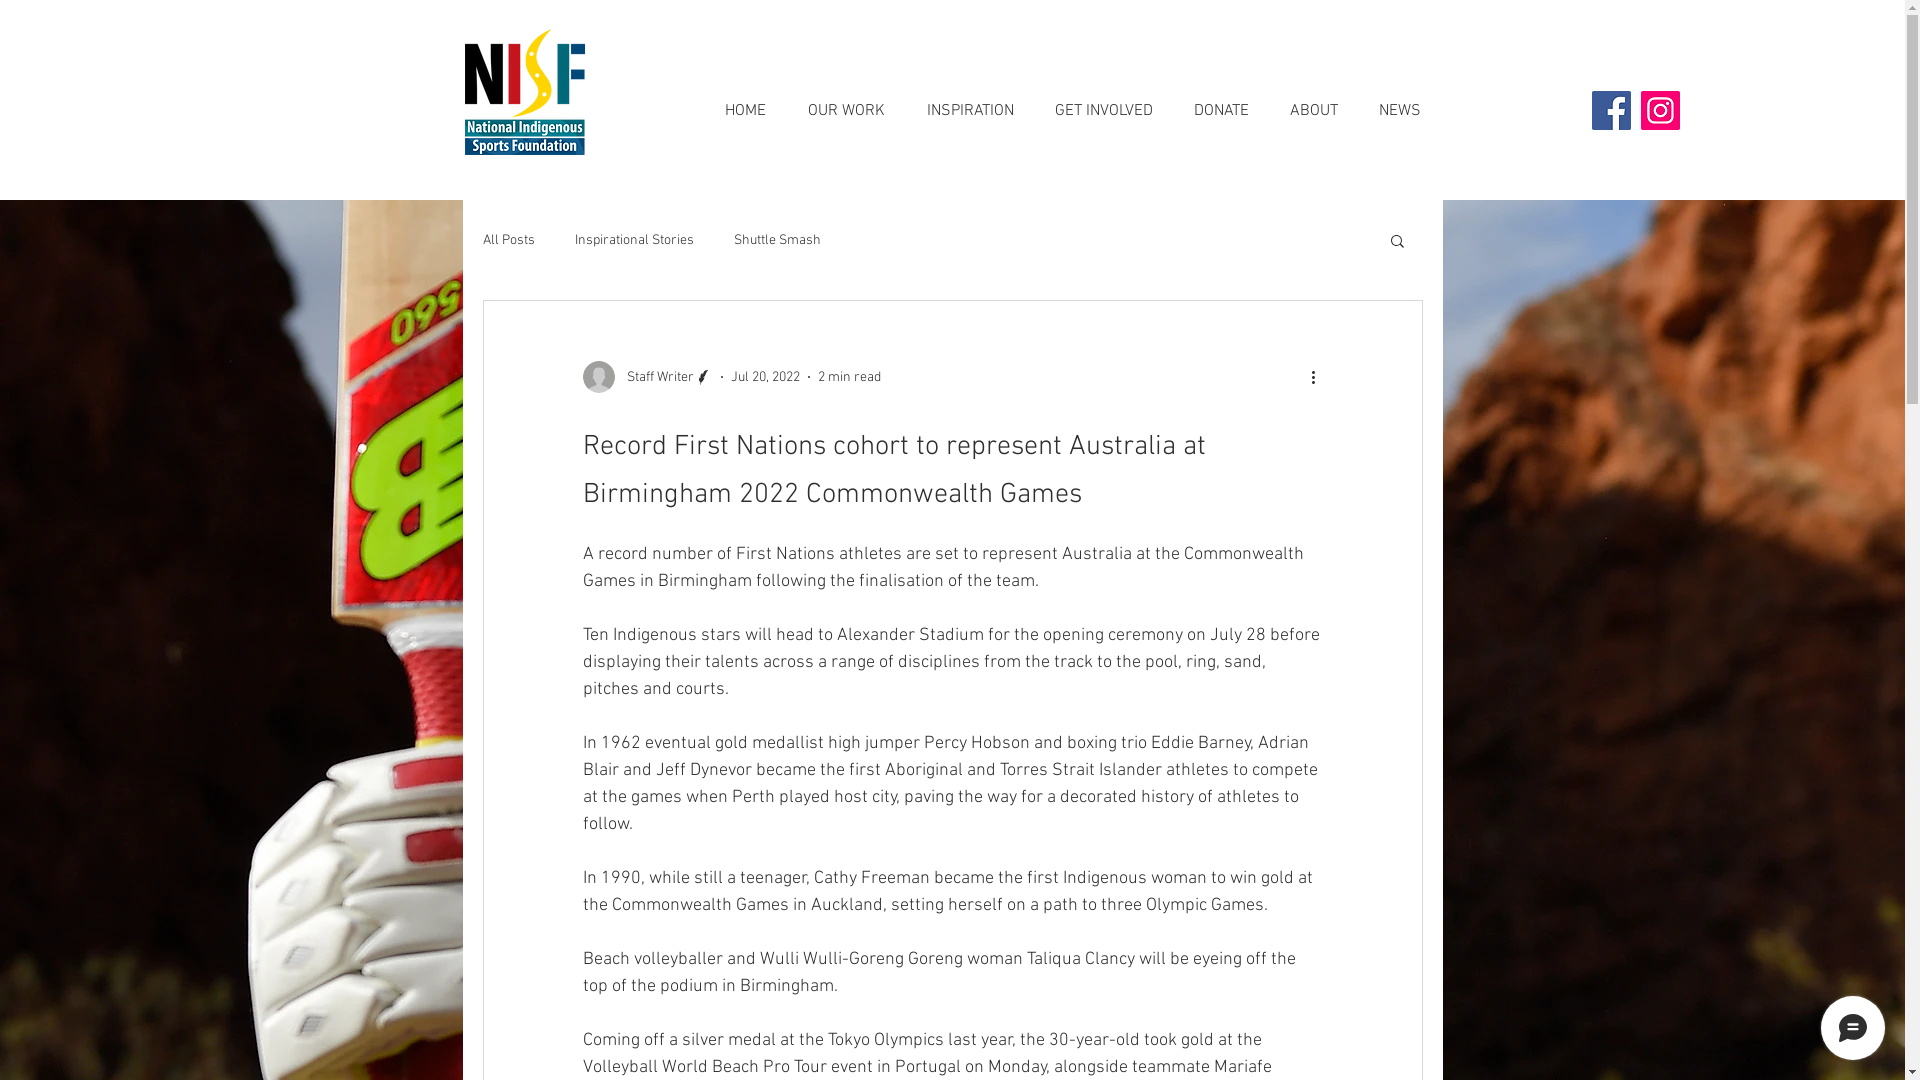 This screenshot has height=1080, width=1920. I want to click on 'Staff Writer', so click(647, 377).